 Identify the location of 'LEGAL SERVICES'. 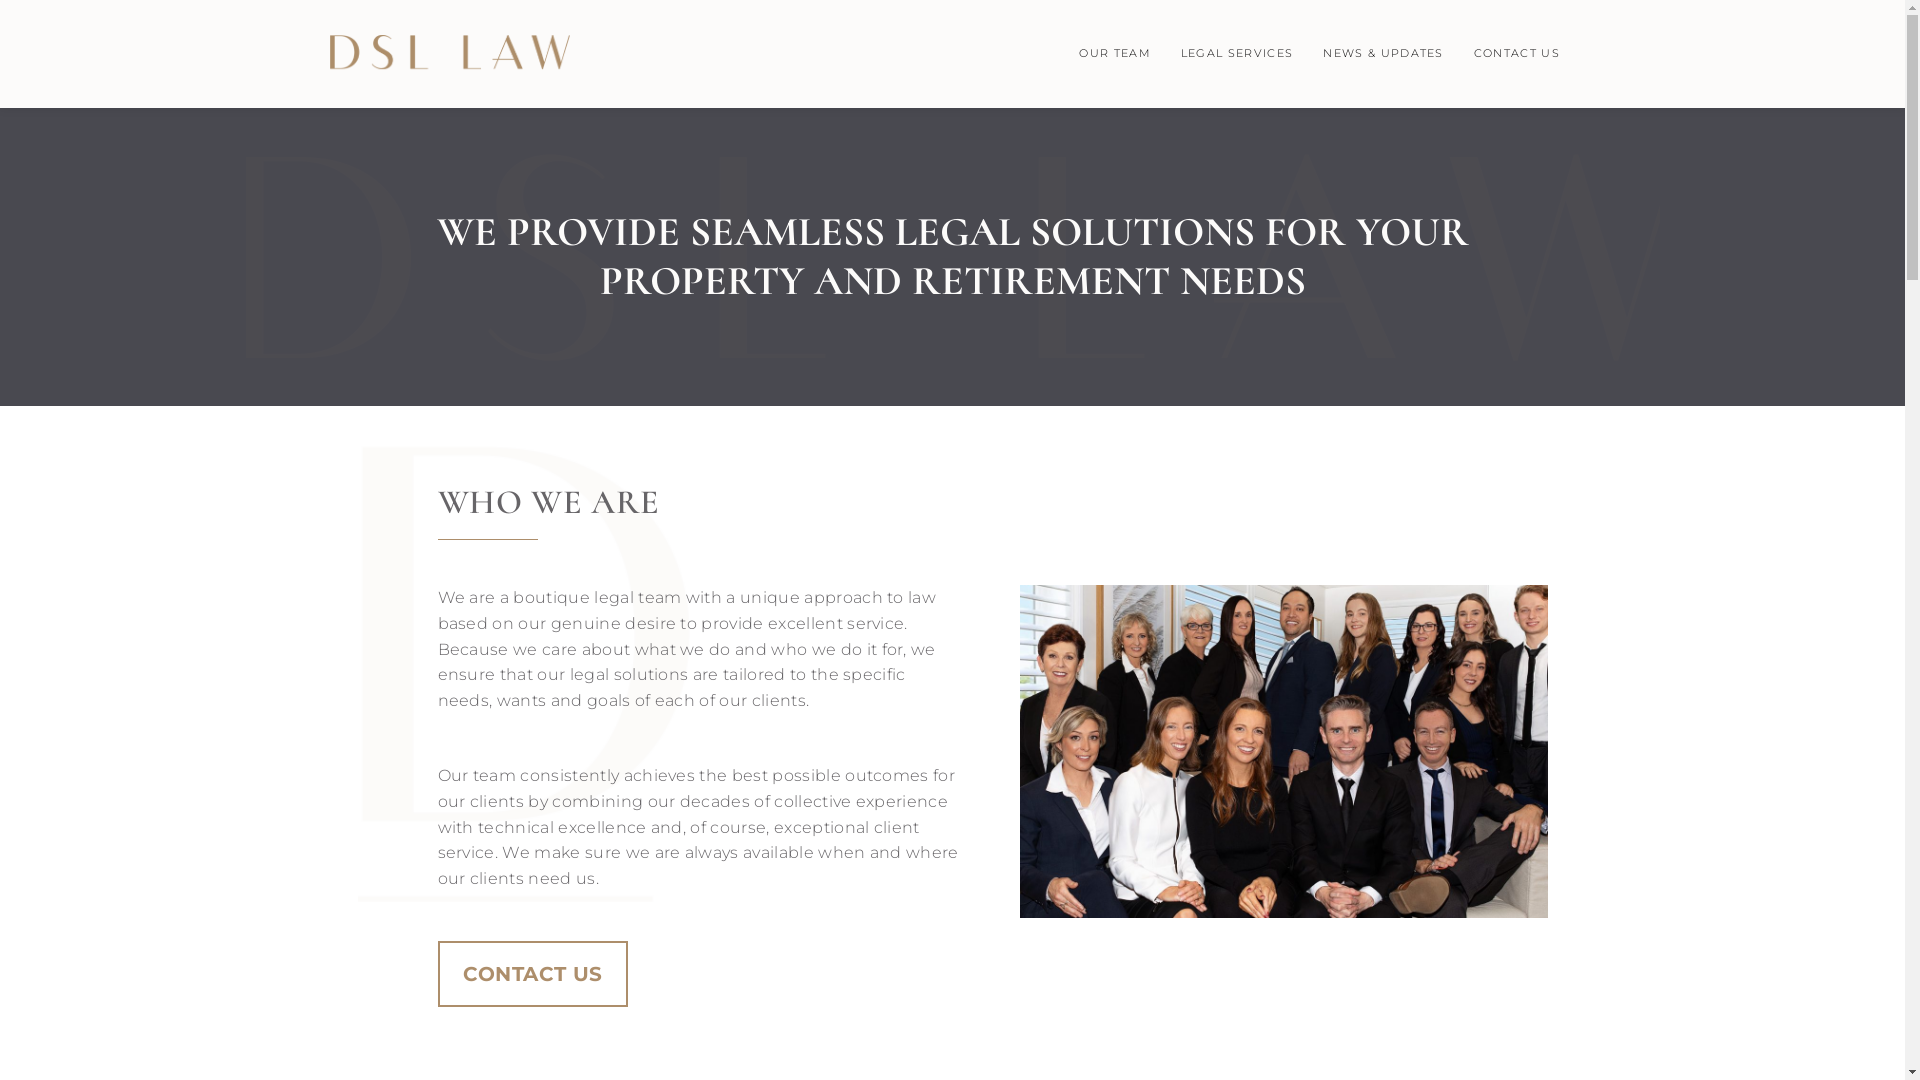
(1166, 53).